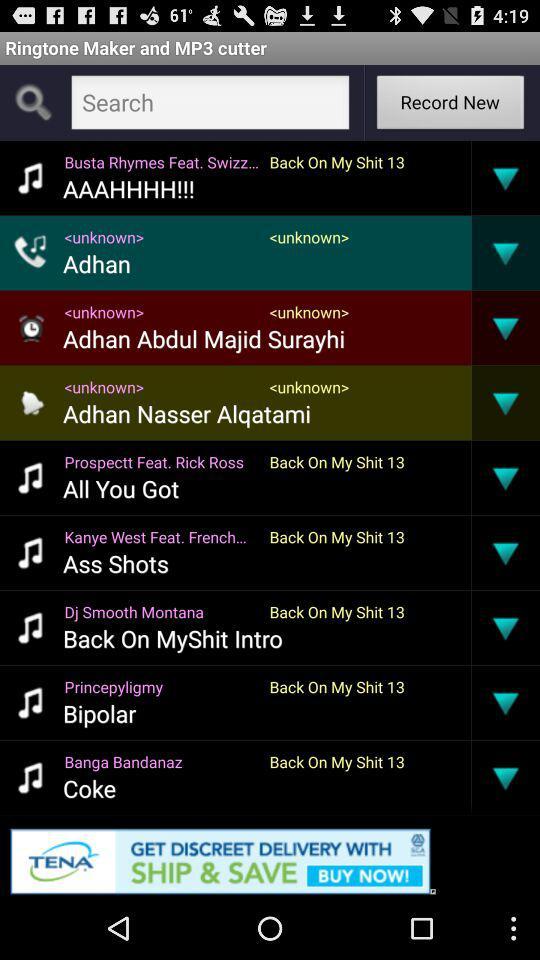 The image size is (540, 960). I want to click on app next to back on my item, so click(160, 760).